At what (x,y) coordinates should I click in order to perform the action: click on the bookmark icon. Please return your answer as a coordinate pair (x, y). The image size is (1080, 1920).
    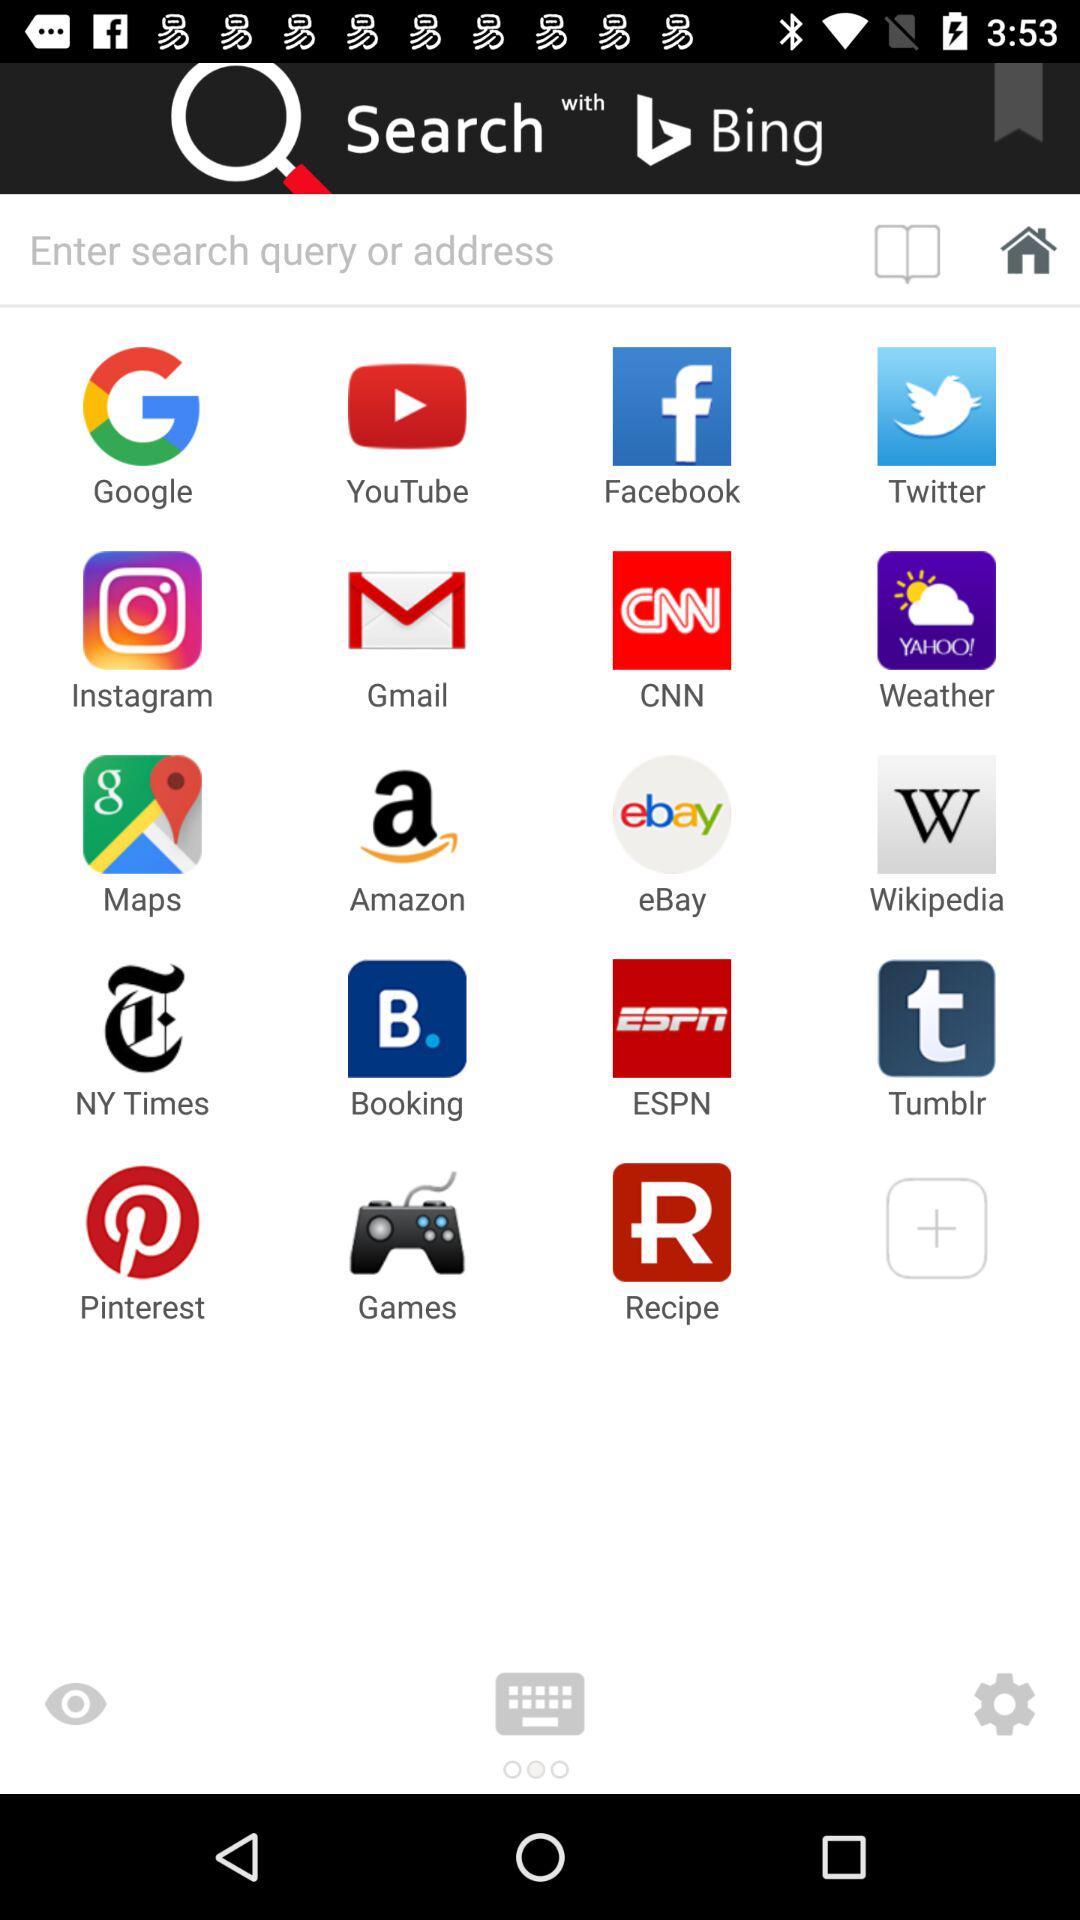
    Looking at the image, I should click on (1031, 127).